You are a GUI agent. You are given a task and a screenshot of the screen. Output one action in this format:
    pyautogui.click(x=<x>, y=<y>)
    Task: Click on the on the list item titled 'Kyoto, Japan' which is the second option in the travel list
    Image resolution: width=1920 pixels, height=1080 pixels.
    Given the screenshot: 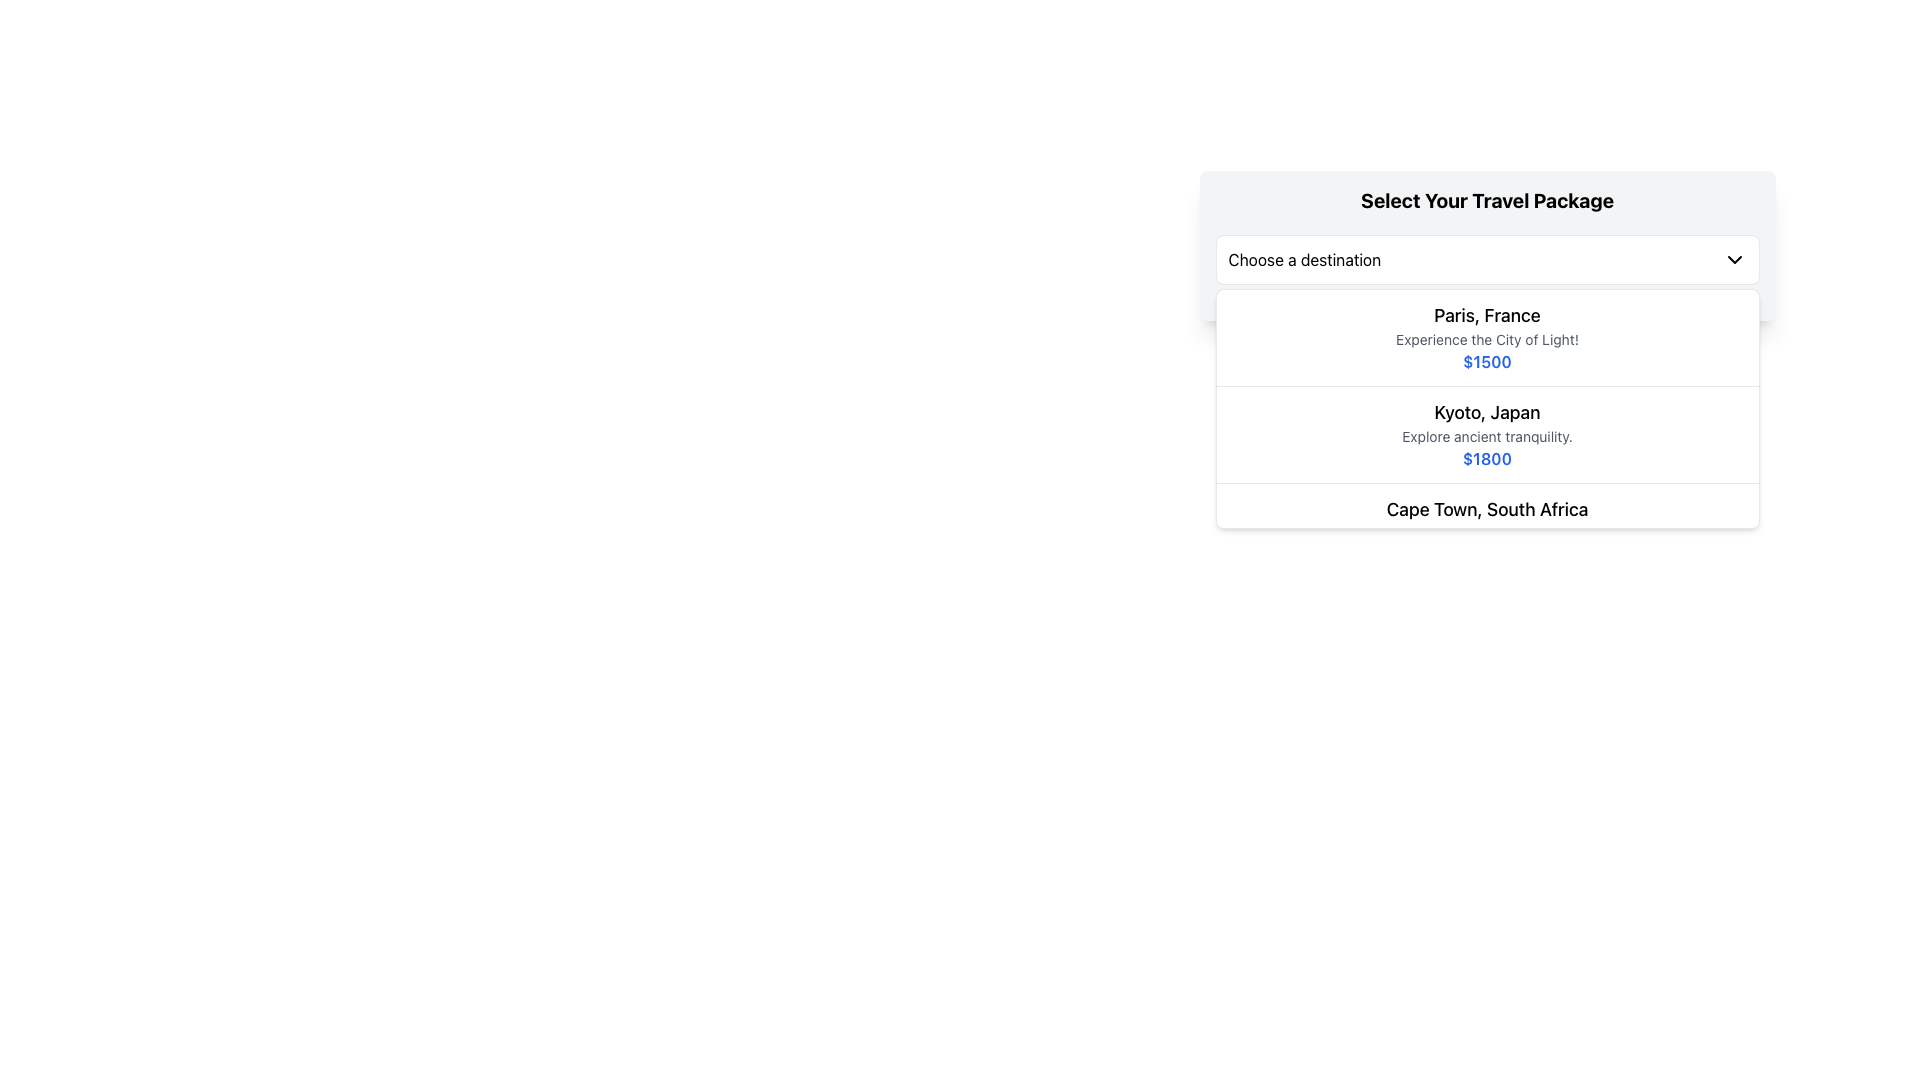 What is the action you would take?
    pyautogui.click(x=1487, y=434)
    